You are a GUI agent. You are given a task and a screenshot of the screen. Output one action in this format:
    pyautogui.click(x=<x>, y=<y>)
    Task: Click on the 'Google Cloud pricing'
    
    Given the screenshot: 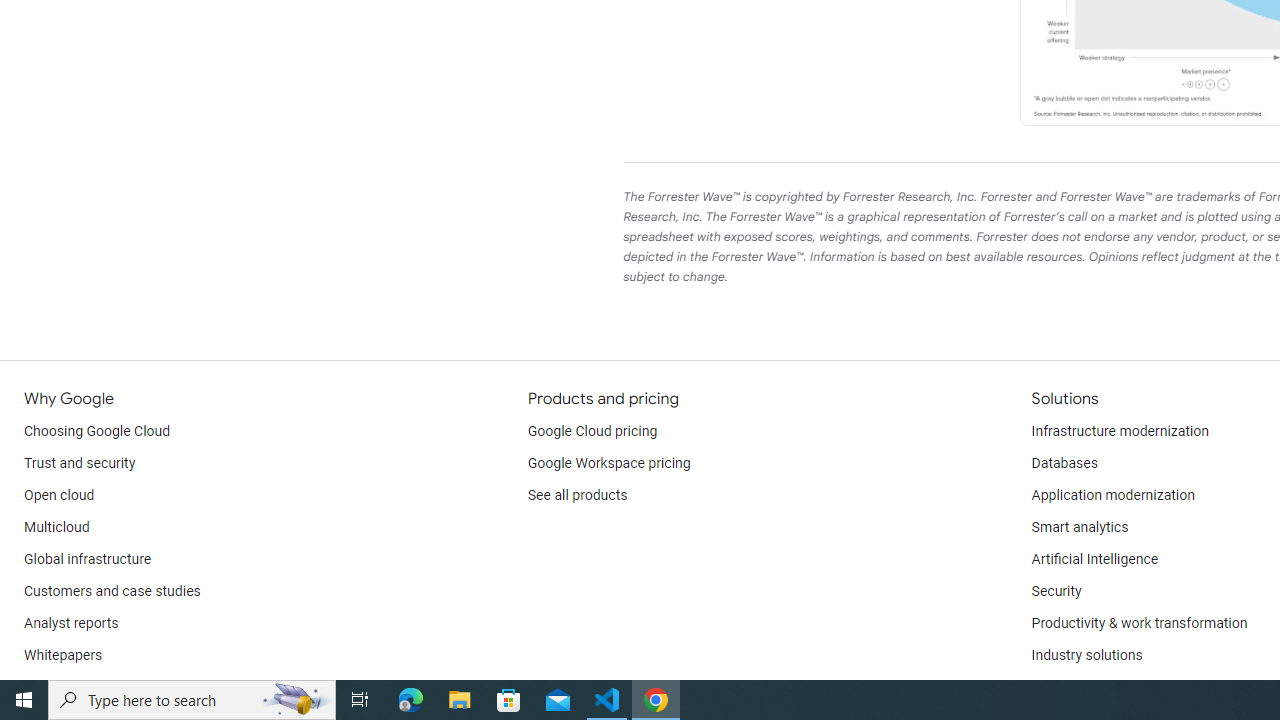 What is the action you would take?
    pyautogui.click(x=591, y=431)
    